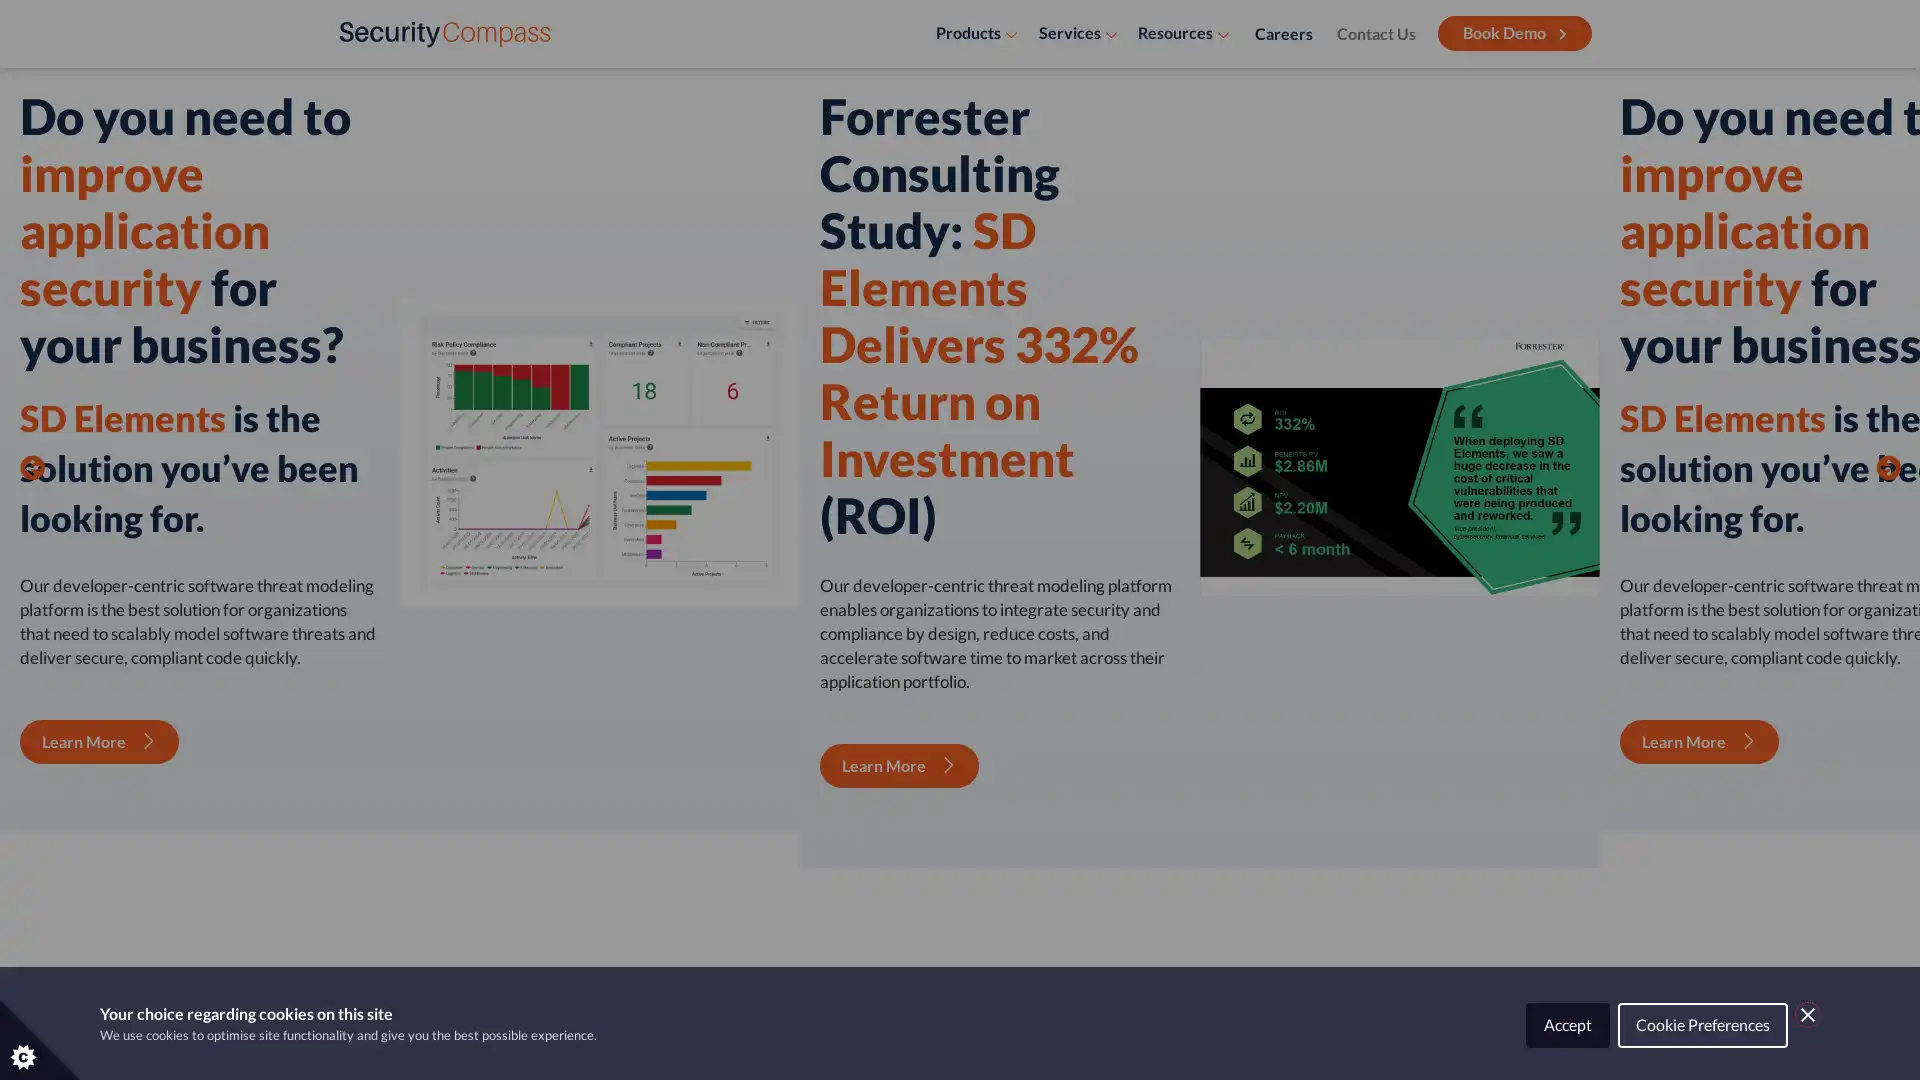 Image resolution: width=1920 pixels, height=1080 pixels. Describe the element at coordinates (1567, 1025) in the screenshot. I see `Accept` at that location.